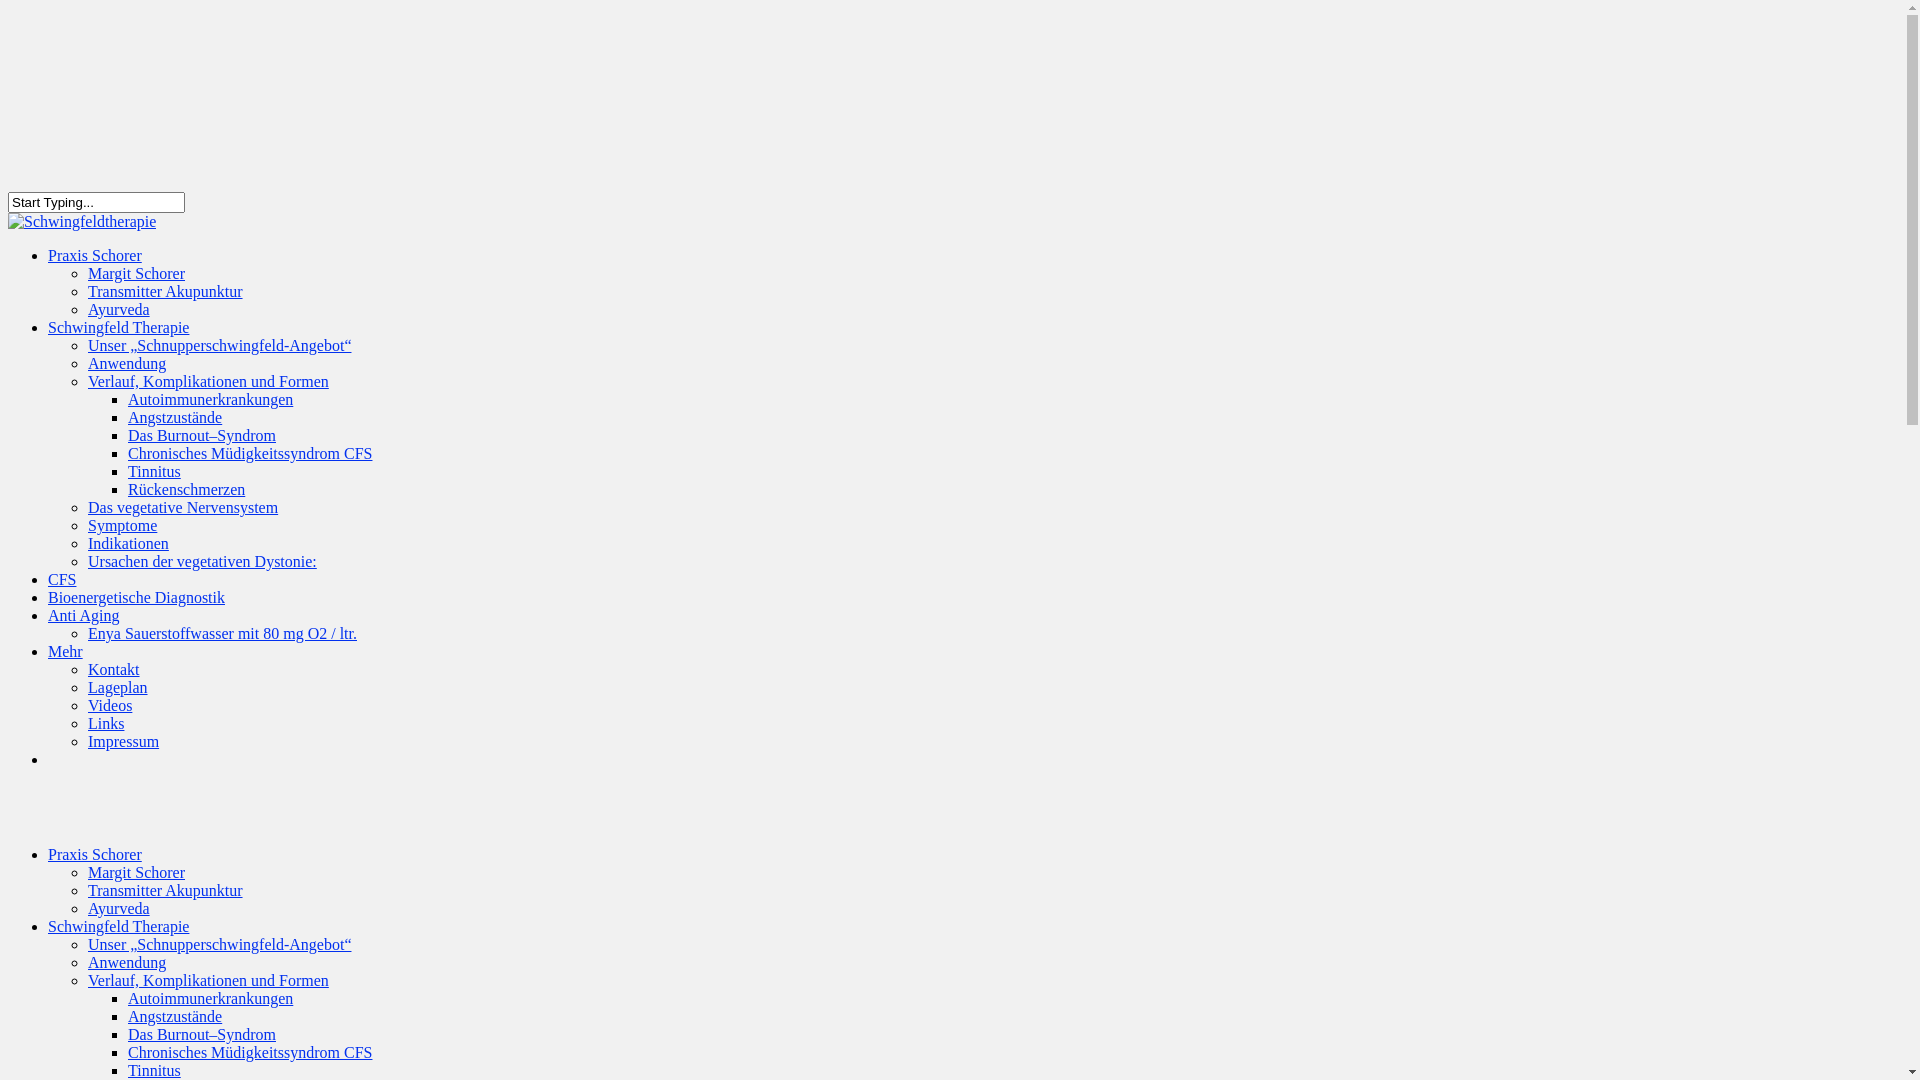 Image resolution: width=1920 pixels, height=1080 pixels. Describe the element at coordinates (165, 889) in the screenshot. I see `'Transmitter Akupunktur'` at that location.